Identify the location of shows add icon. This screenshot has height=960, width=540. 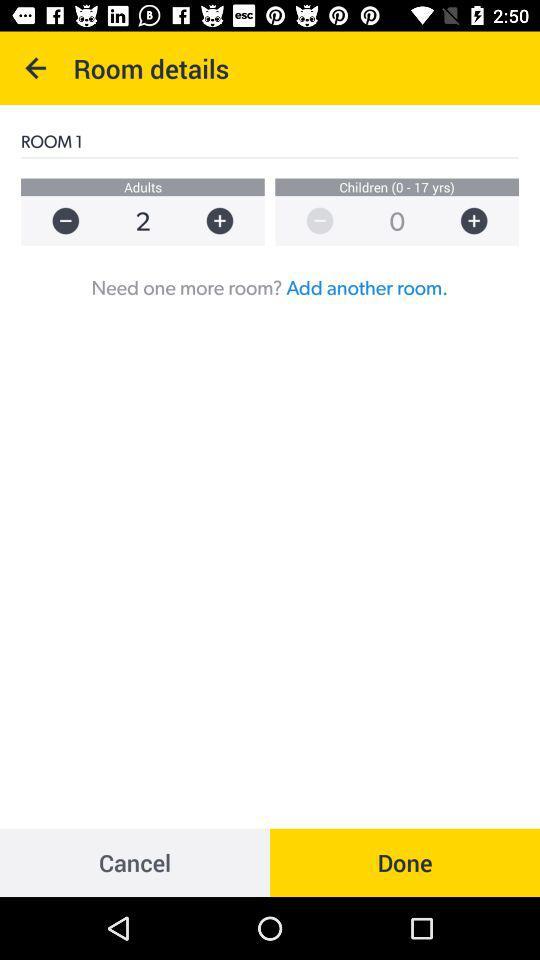
(483, 221).